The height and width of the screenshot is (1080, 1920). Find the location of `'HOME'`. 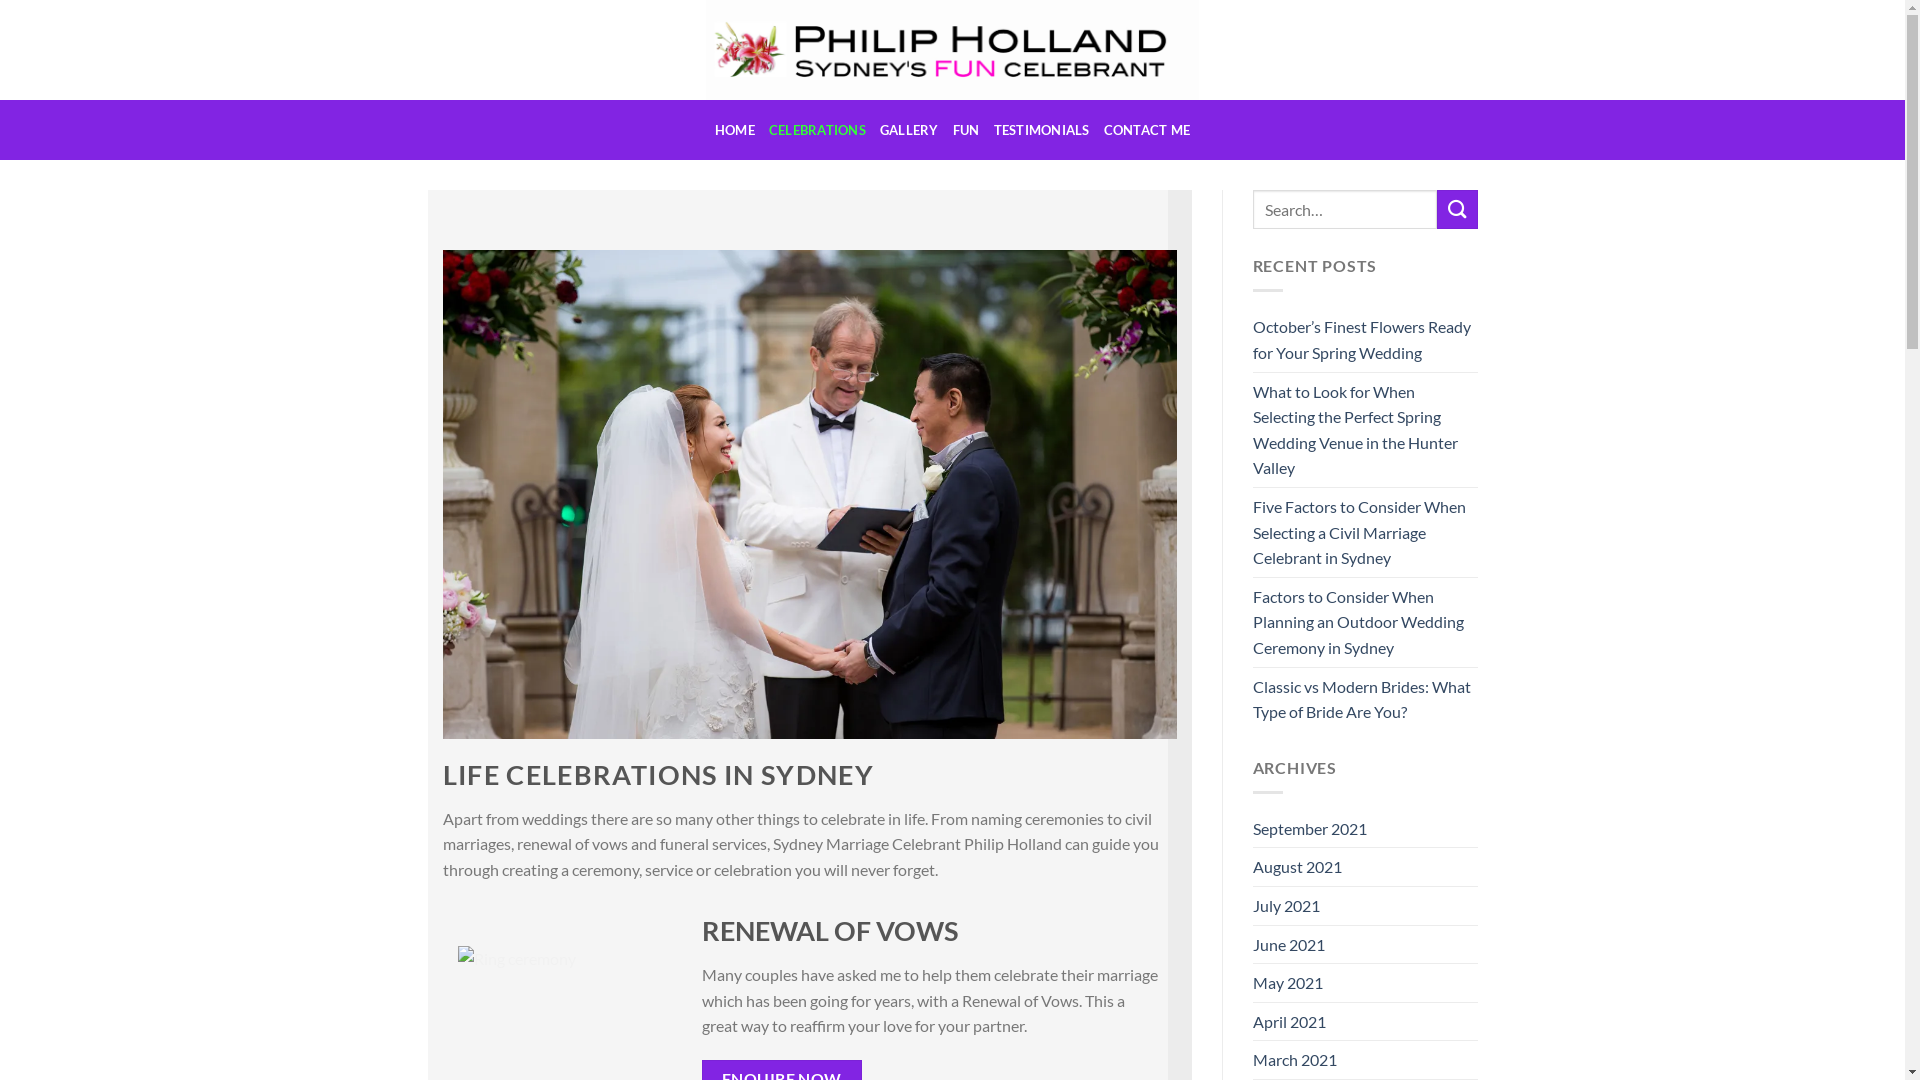

'HOME' is located at coordinates (733, 130).